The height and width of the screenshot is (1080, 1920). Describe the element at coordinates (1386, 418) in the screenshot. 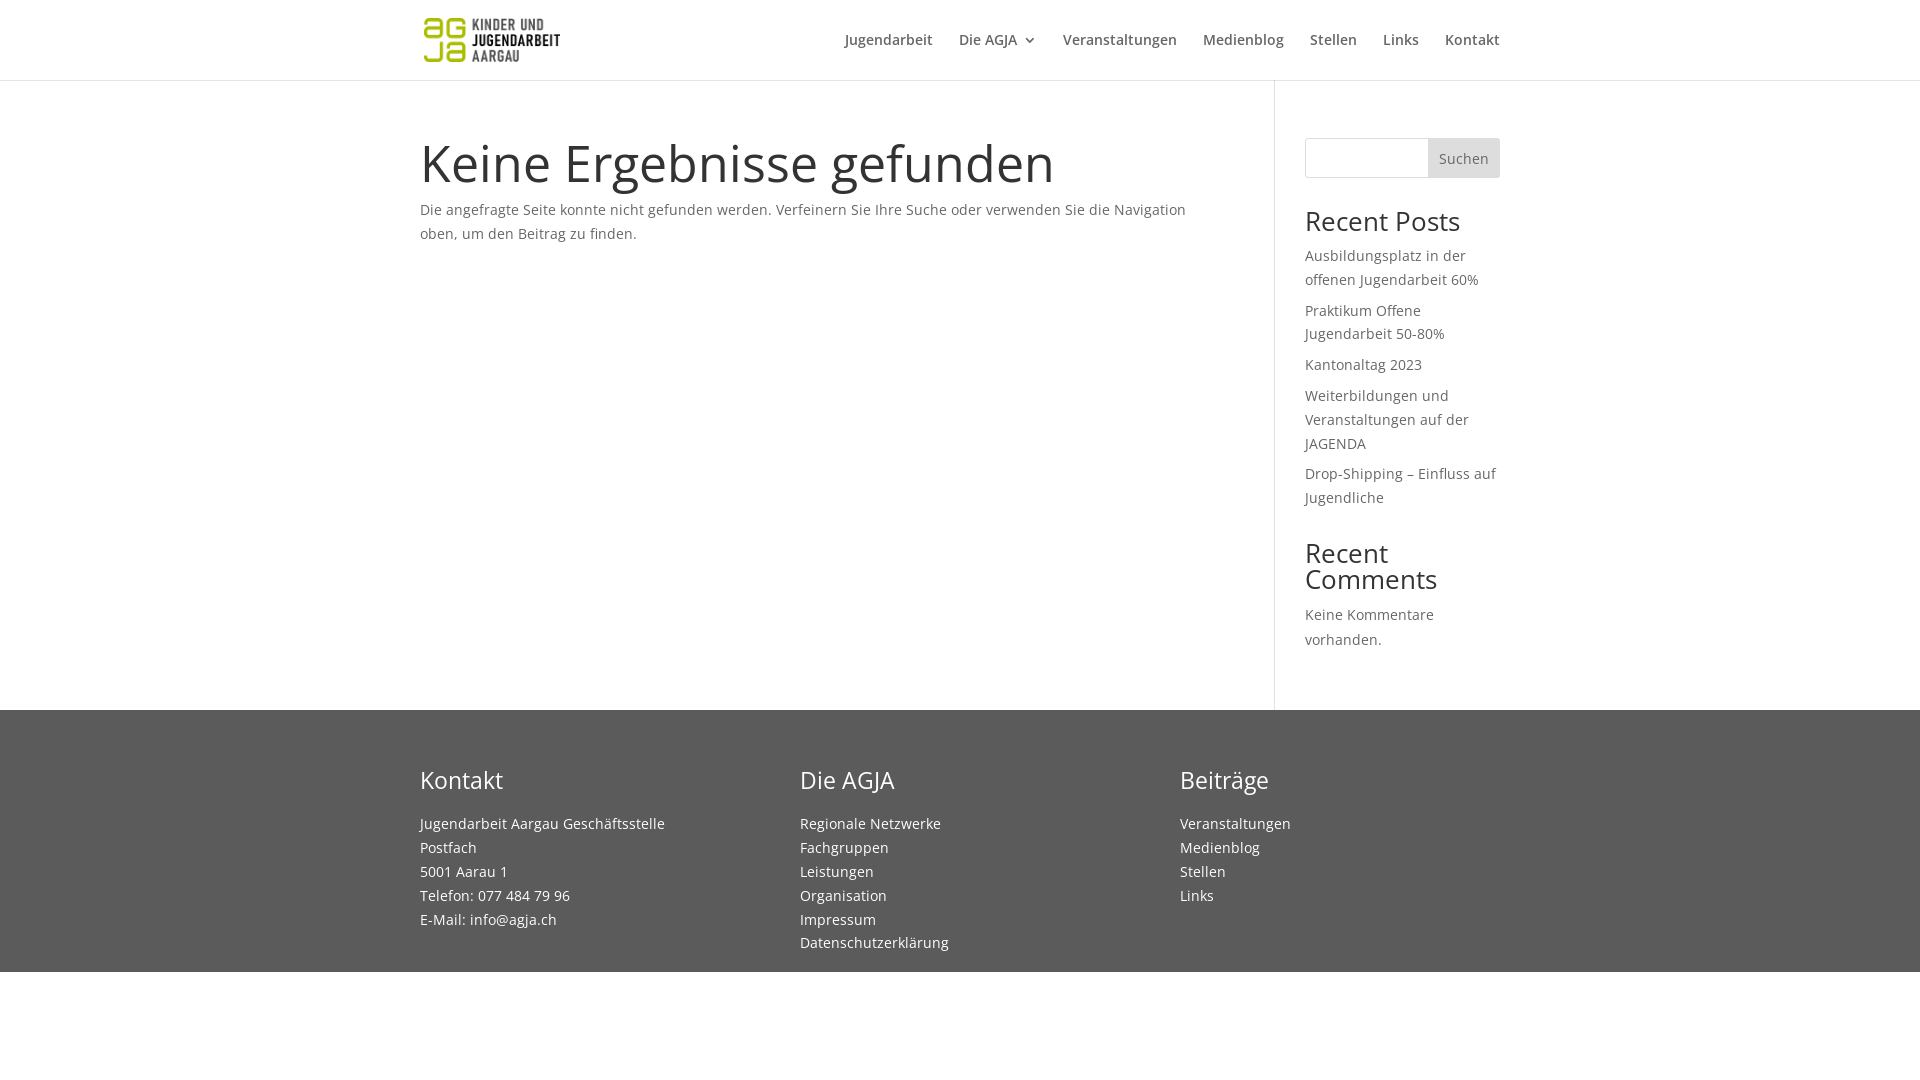

I see `'Weiterbildungen und Veranstaltungen auf der JAGENDA'` at that location.